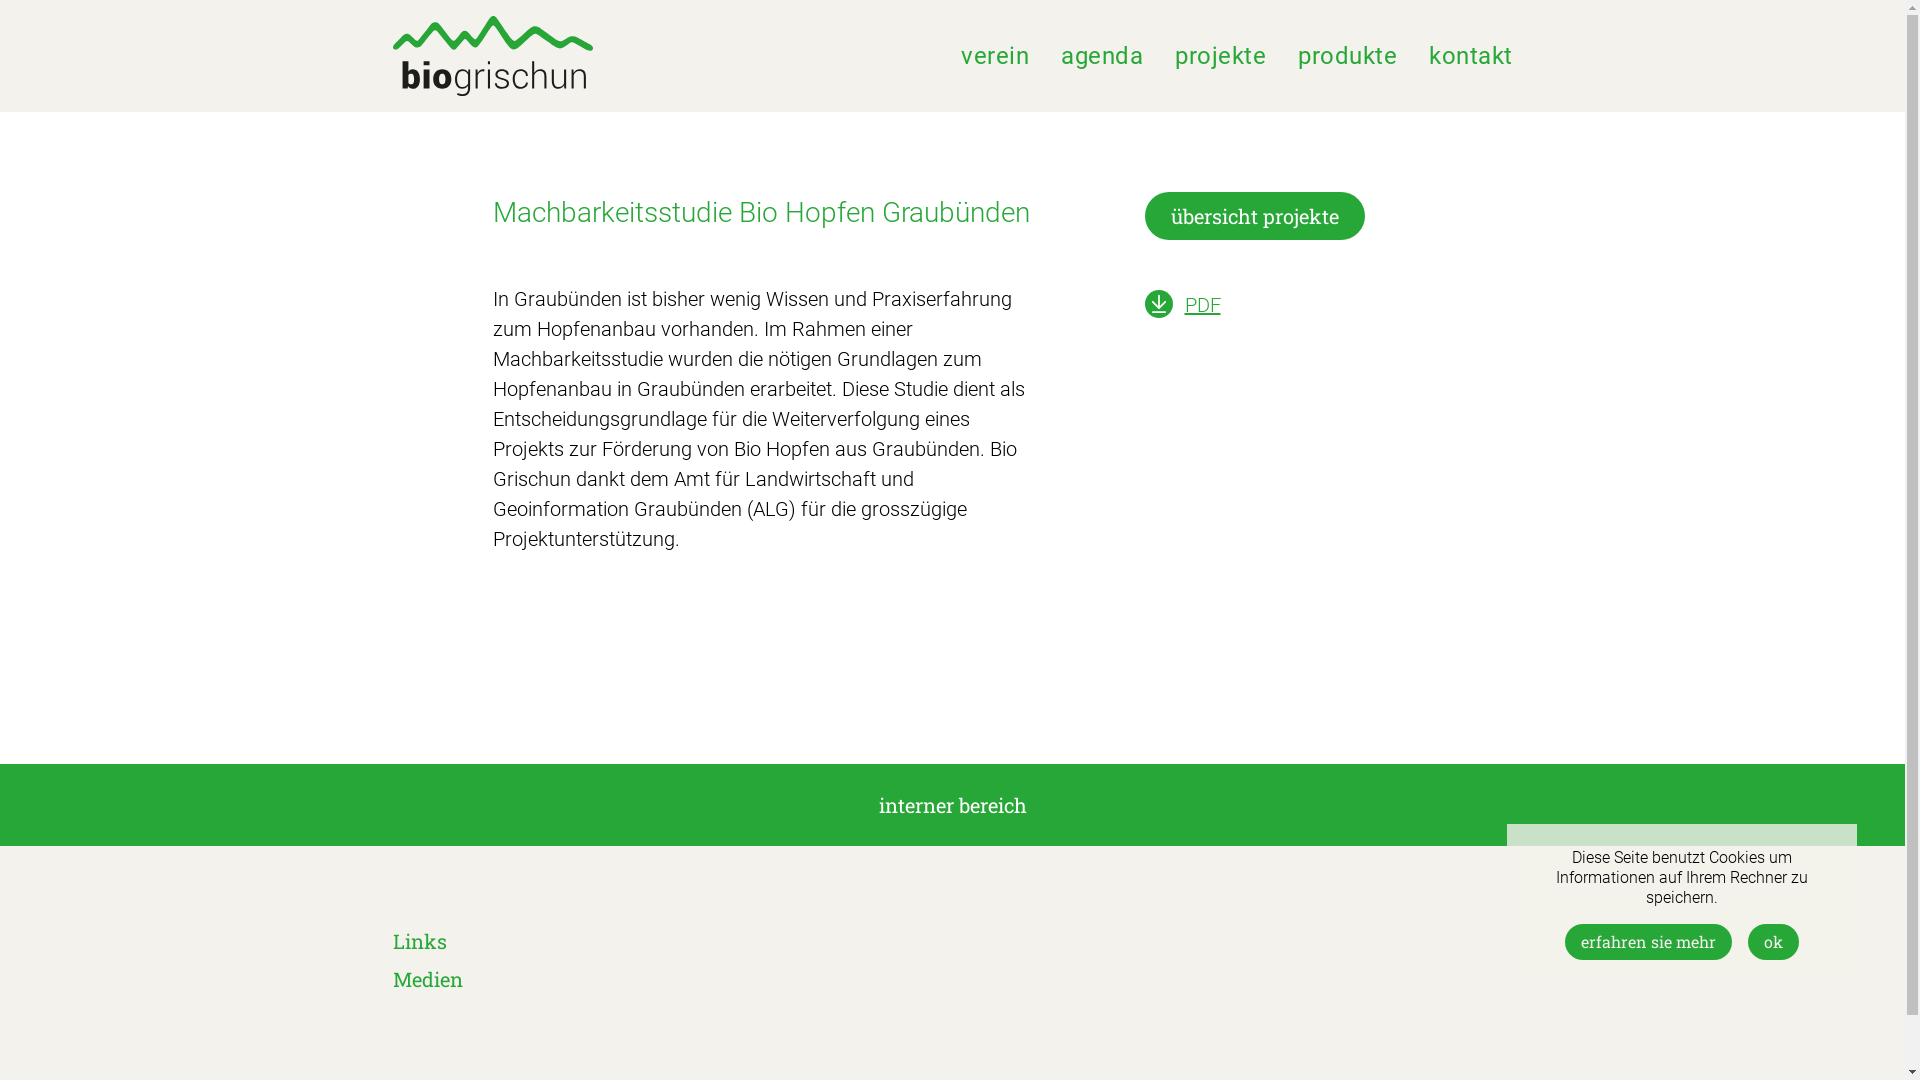  What do you see at coordinates (994, 55) in the screenshot?
I see `'verein'` at bounding box center [994, 55].